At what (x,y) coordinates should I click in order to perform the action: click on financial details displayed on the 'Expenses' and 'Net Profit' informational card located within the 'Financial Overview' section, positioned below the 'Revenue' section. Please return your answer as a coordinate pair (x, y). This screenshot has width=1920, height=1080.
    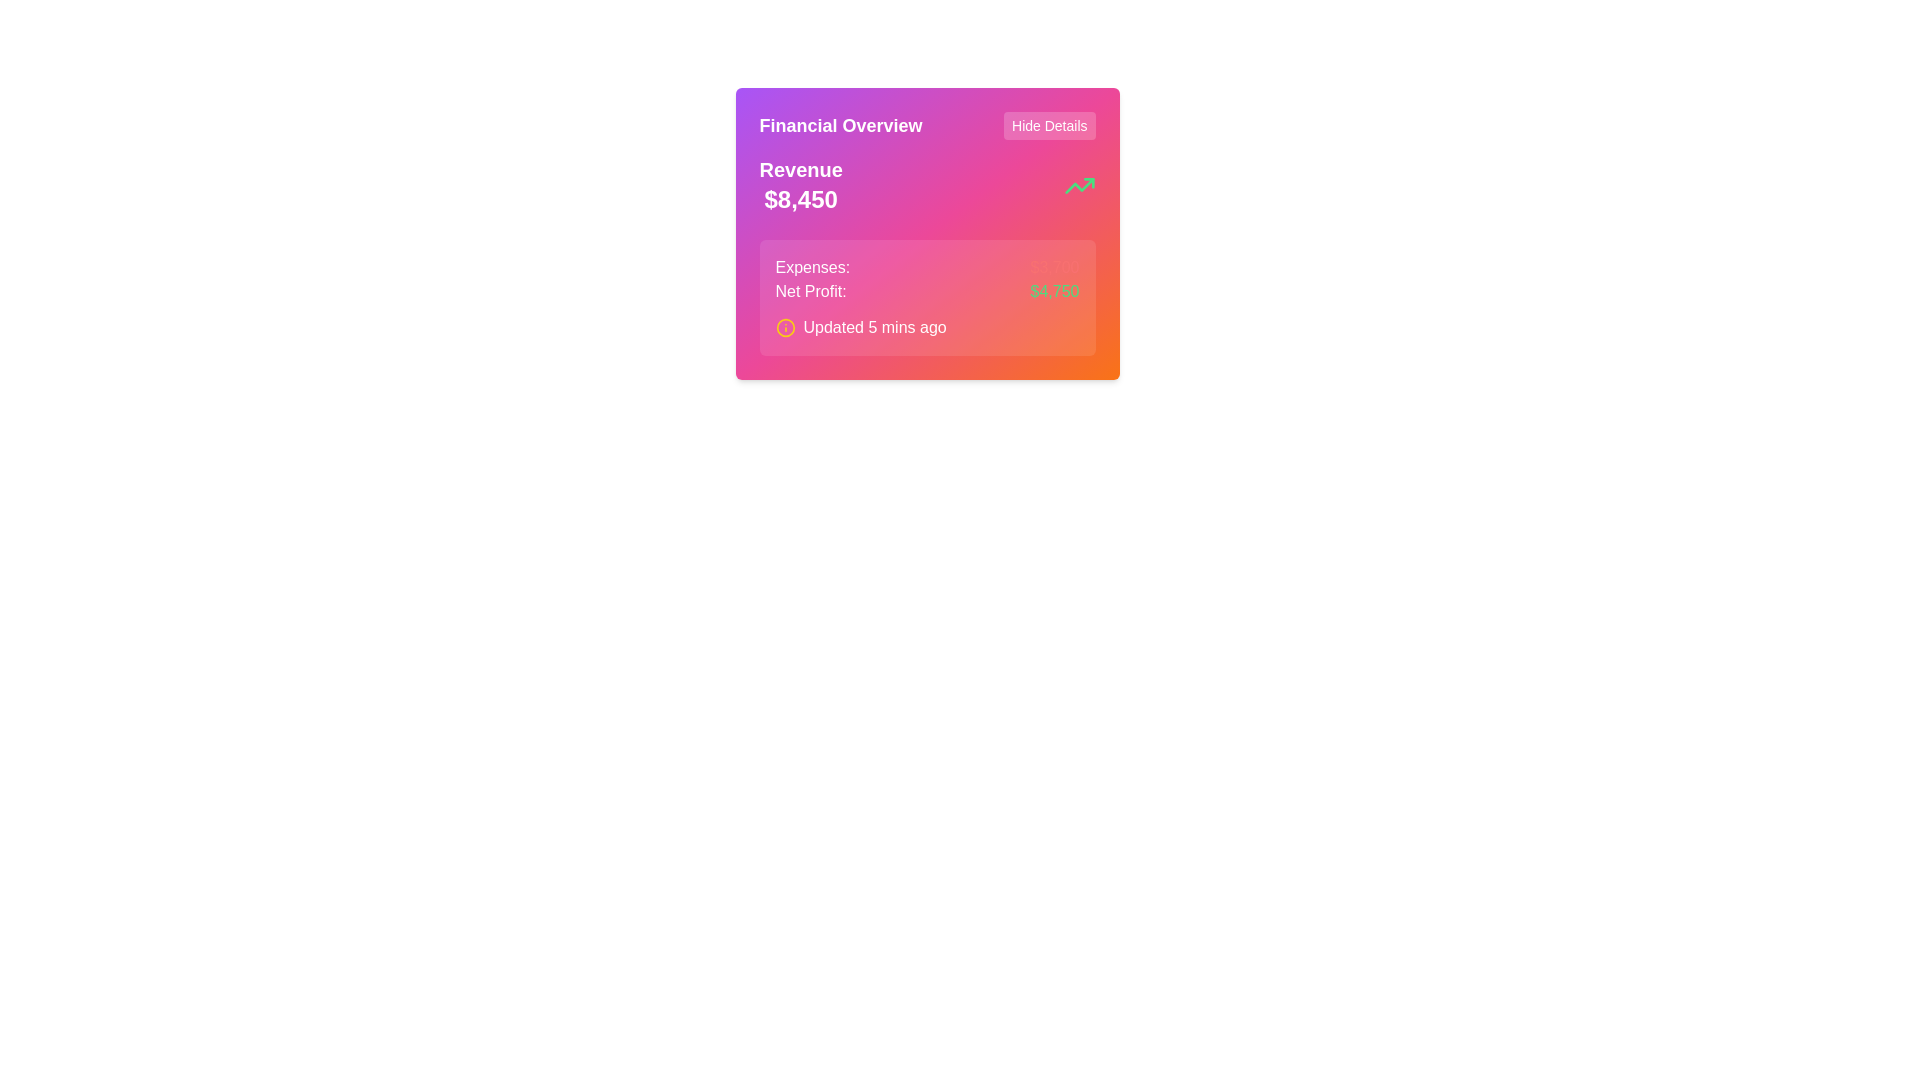
    Looking at the image, I should click on (926, 297).